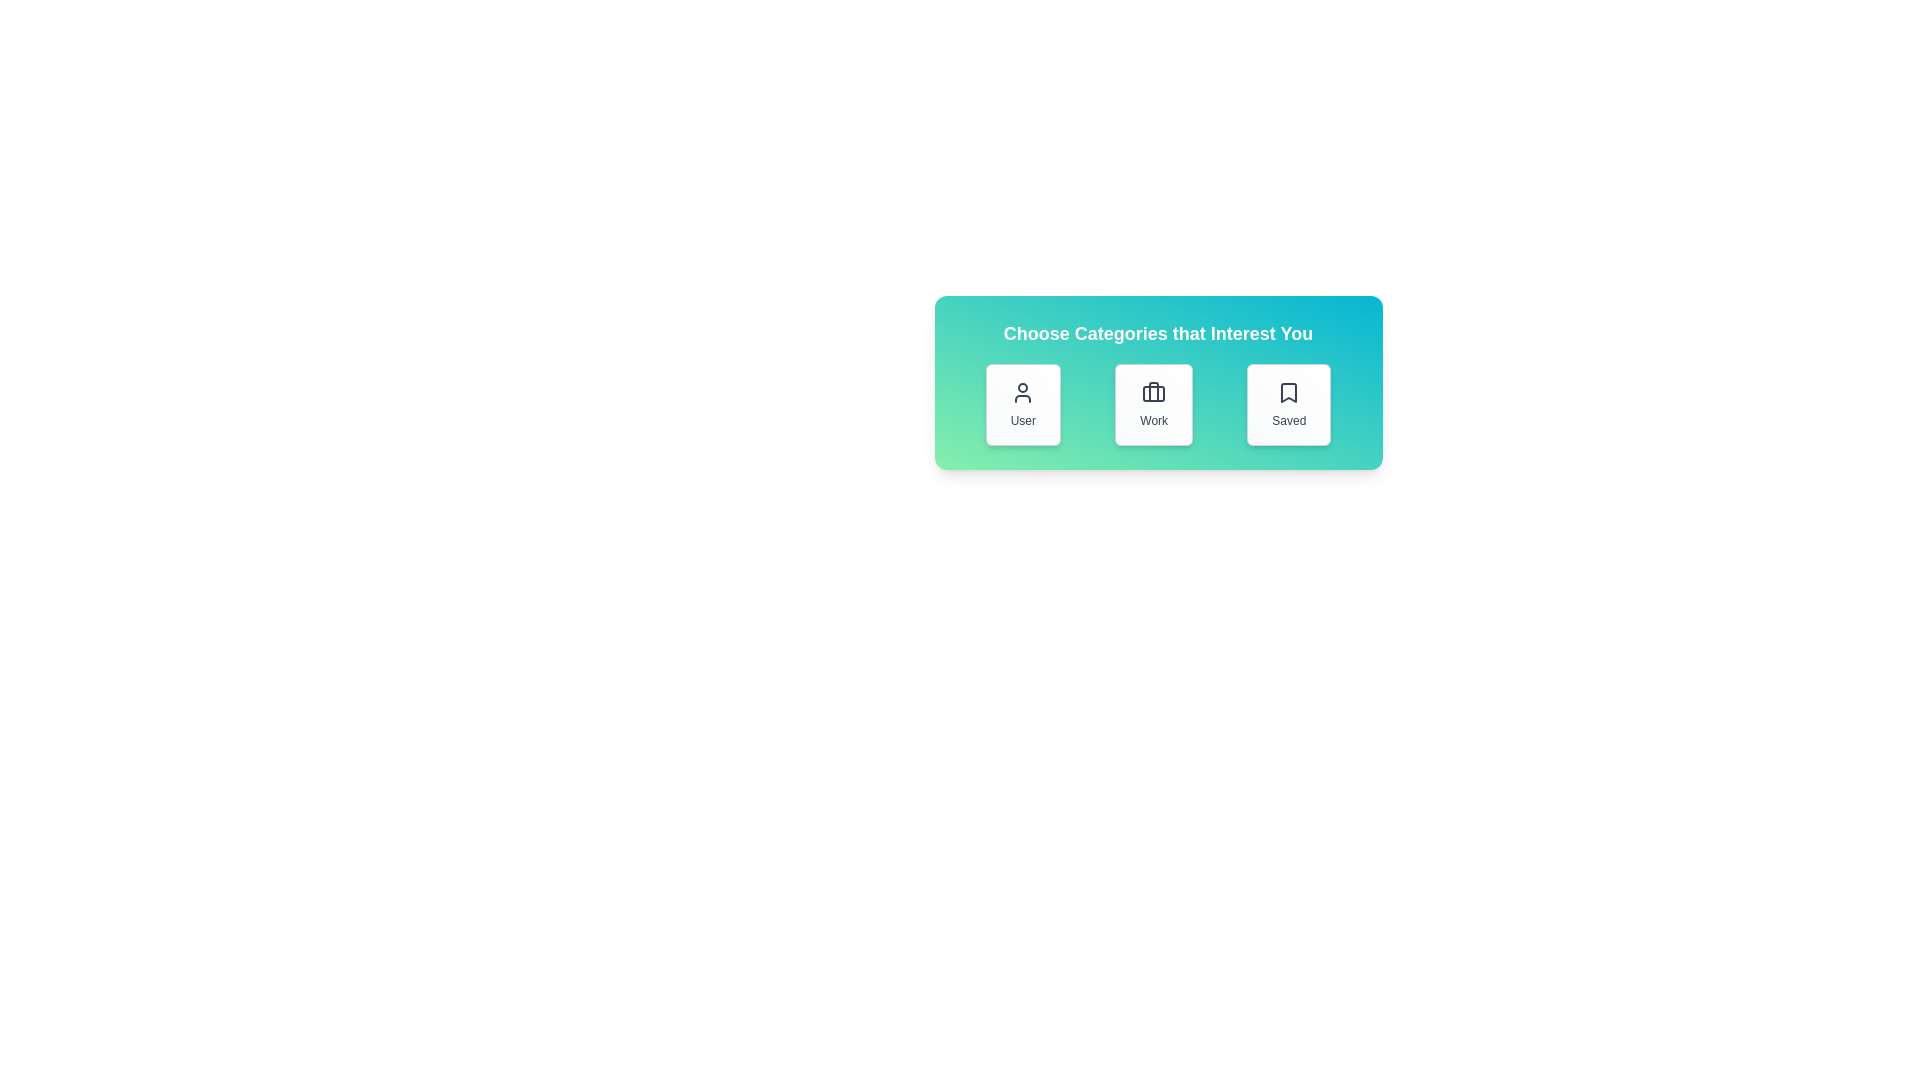 The image size is (1920, 1080). I want to click on the User button to see the hover effect, so click(1023, 405).